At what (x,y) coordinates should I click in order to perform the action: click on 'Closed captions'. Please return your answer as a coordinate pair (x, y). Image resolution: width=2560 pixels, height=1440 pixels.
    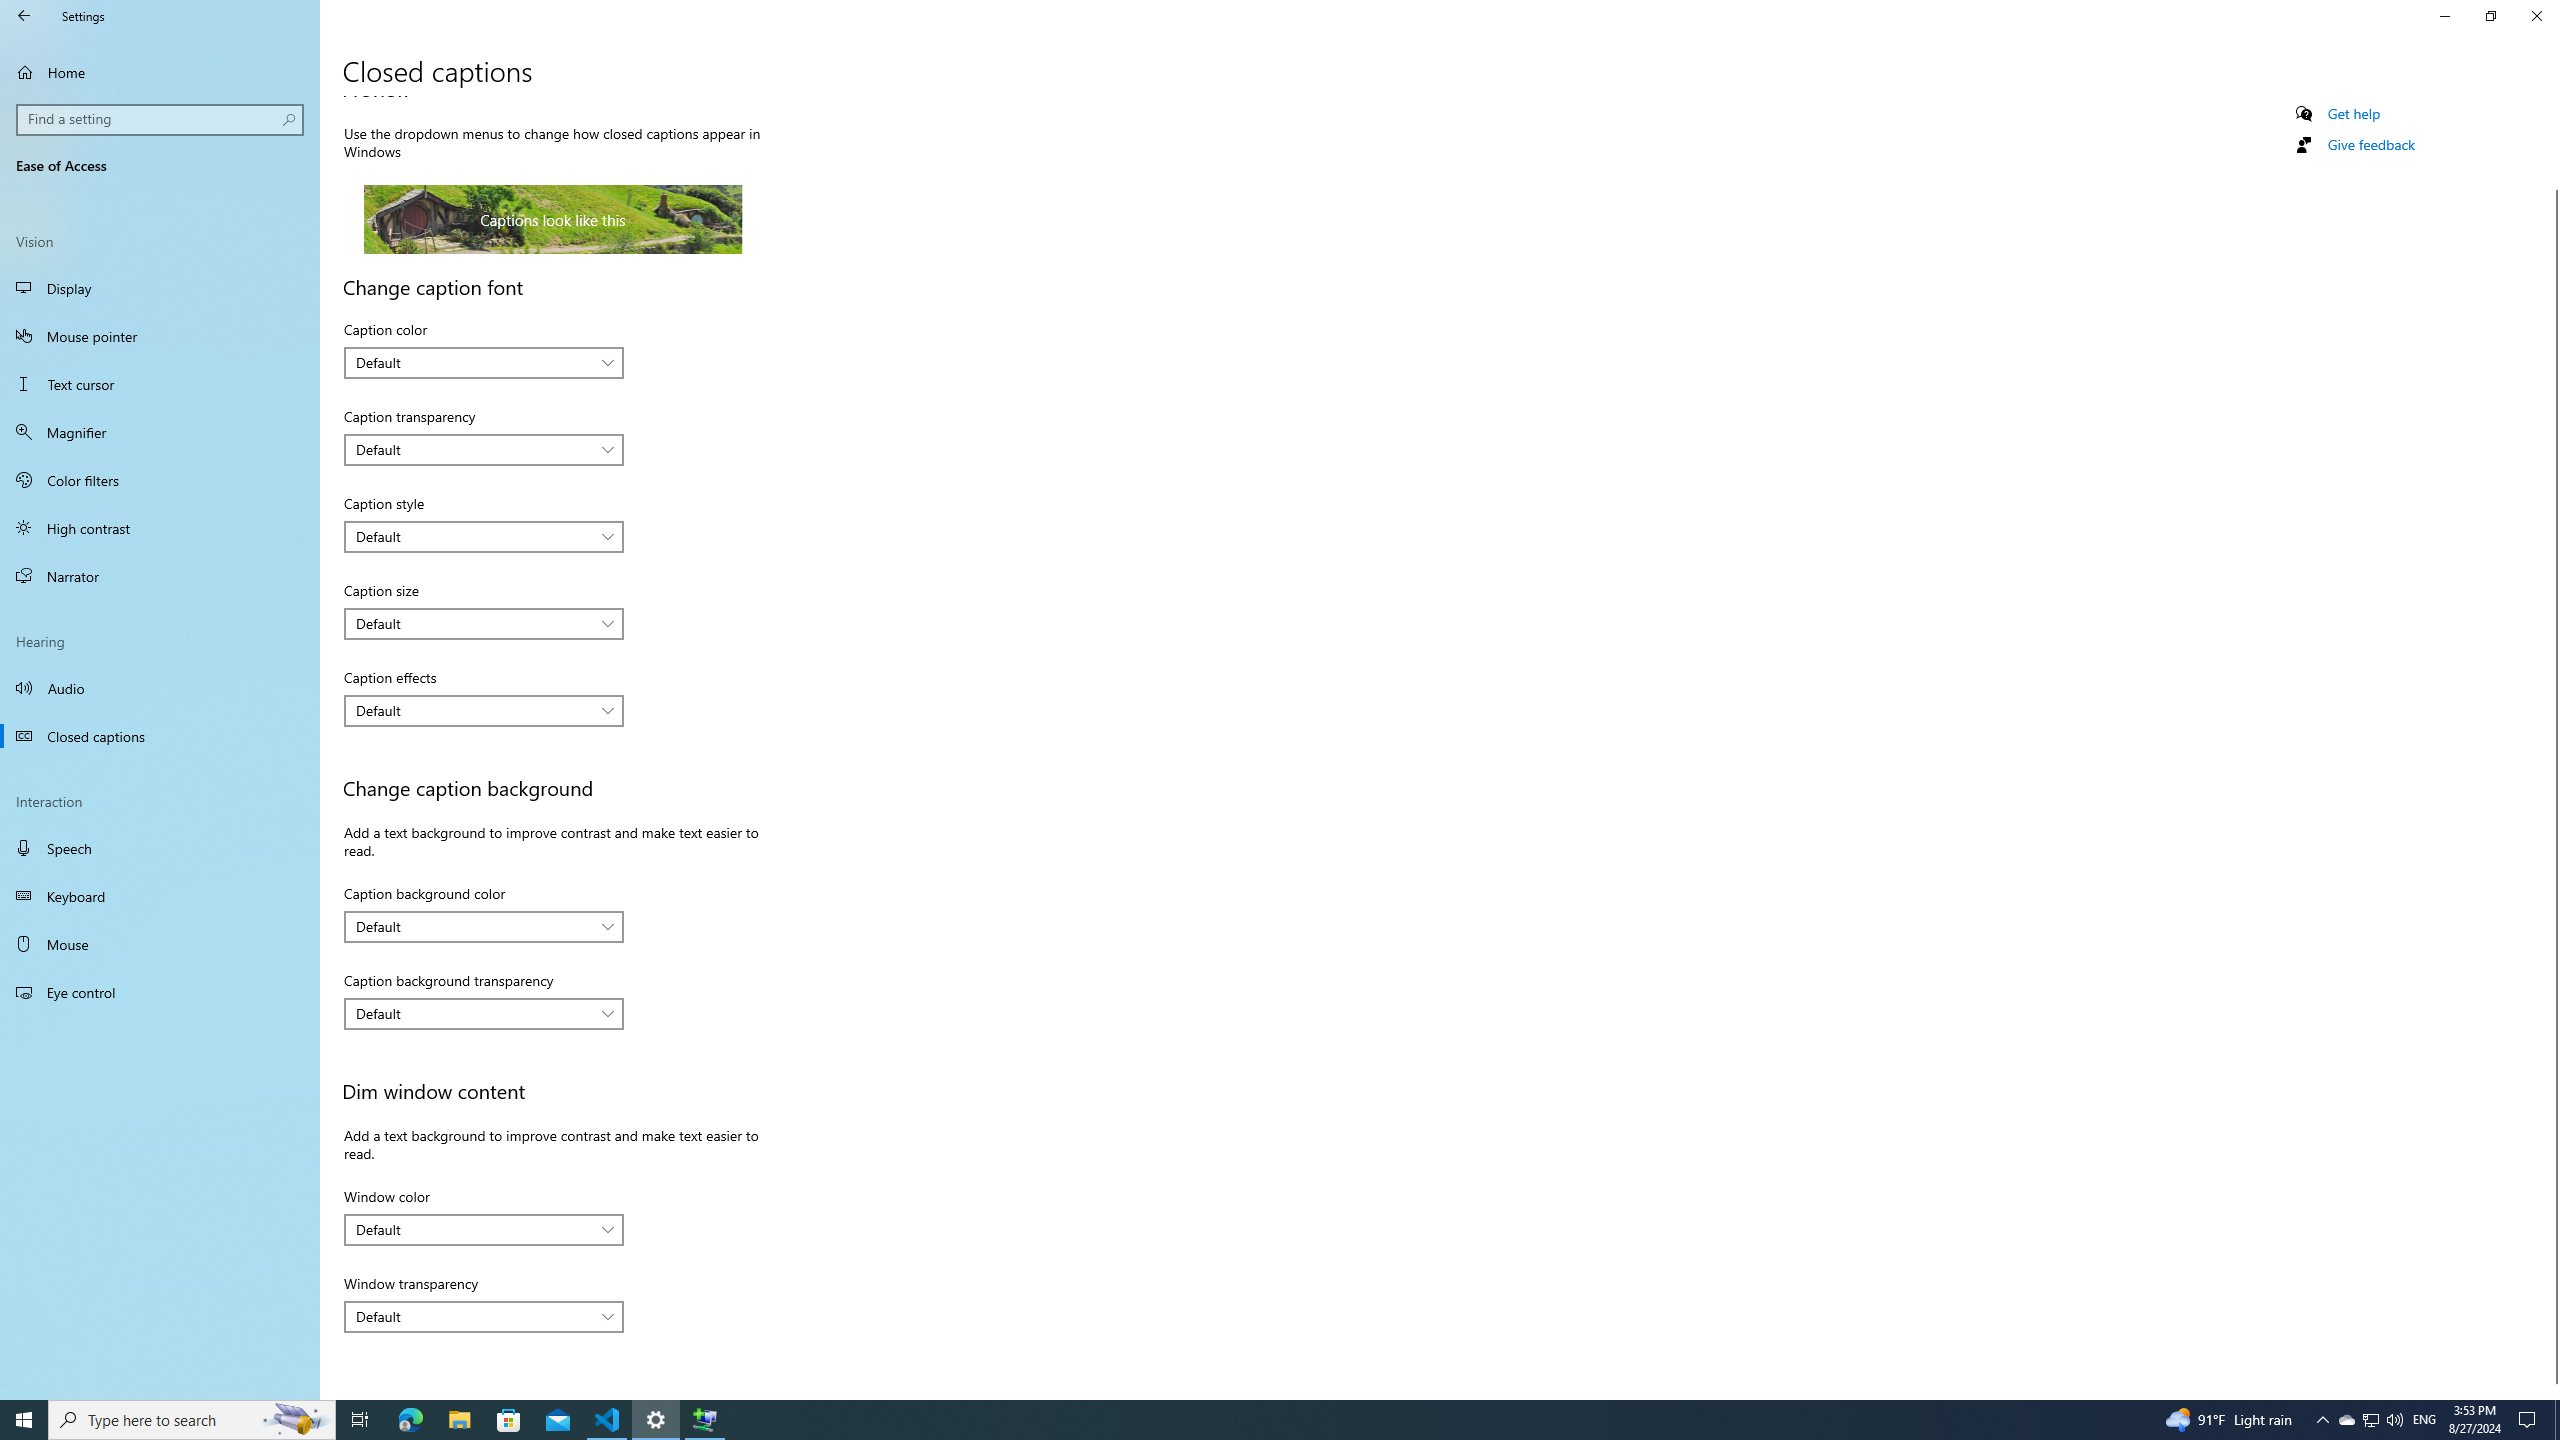
    Looking at the image, I should click on (159, 735).